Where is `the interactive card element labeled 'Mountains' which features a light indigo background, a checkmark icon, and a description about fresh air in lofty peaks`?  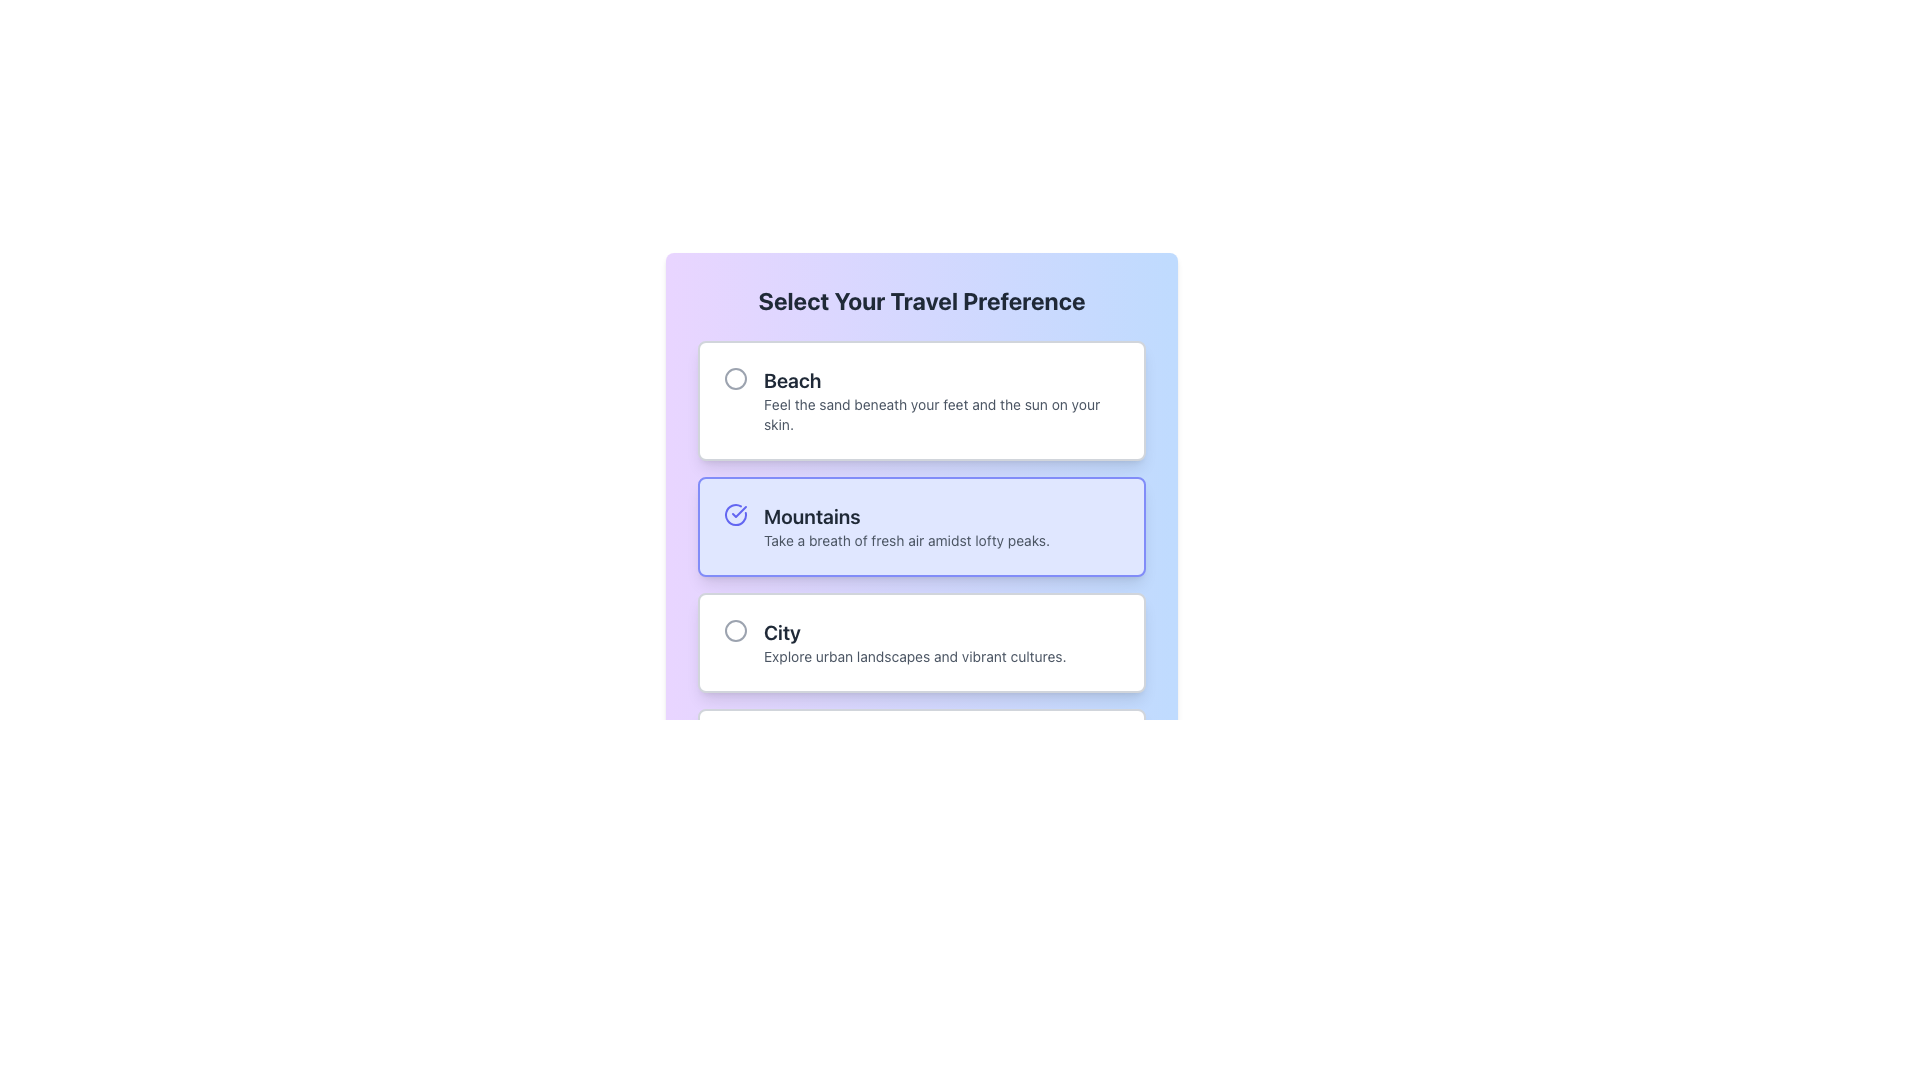 the interactive card element labeled 'Mountains' which features a light indigo background, a checkmark icon, and a description about fresh air in lofty peaks is located at coordinates (920, 526).